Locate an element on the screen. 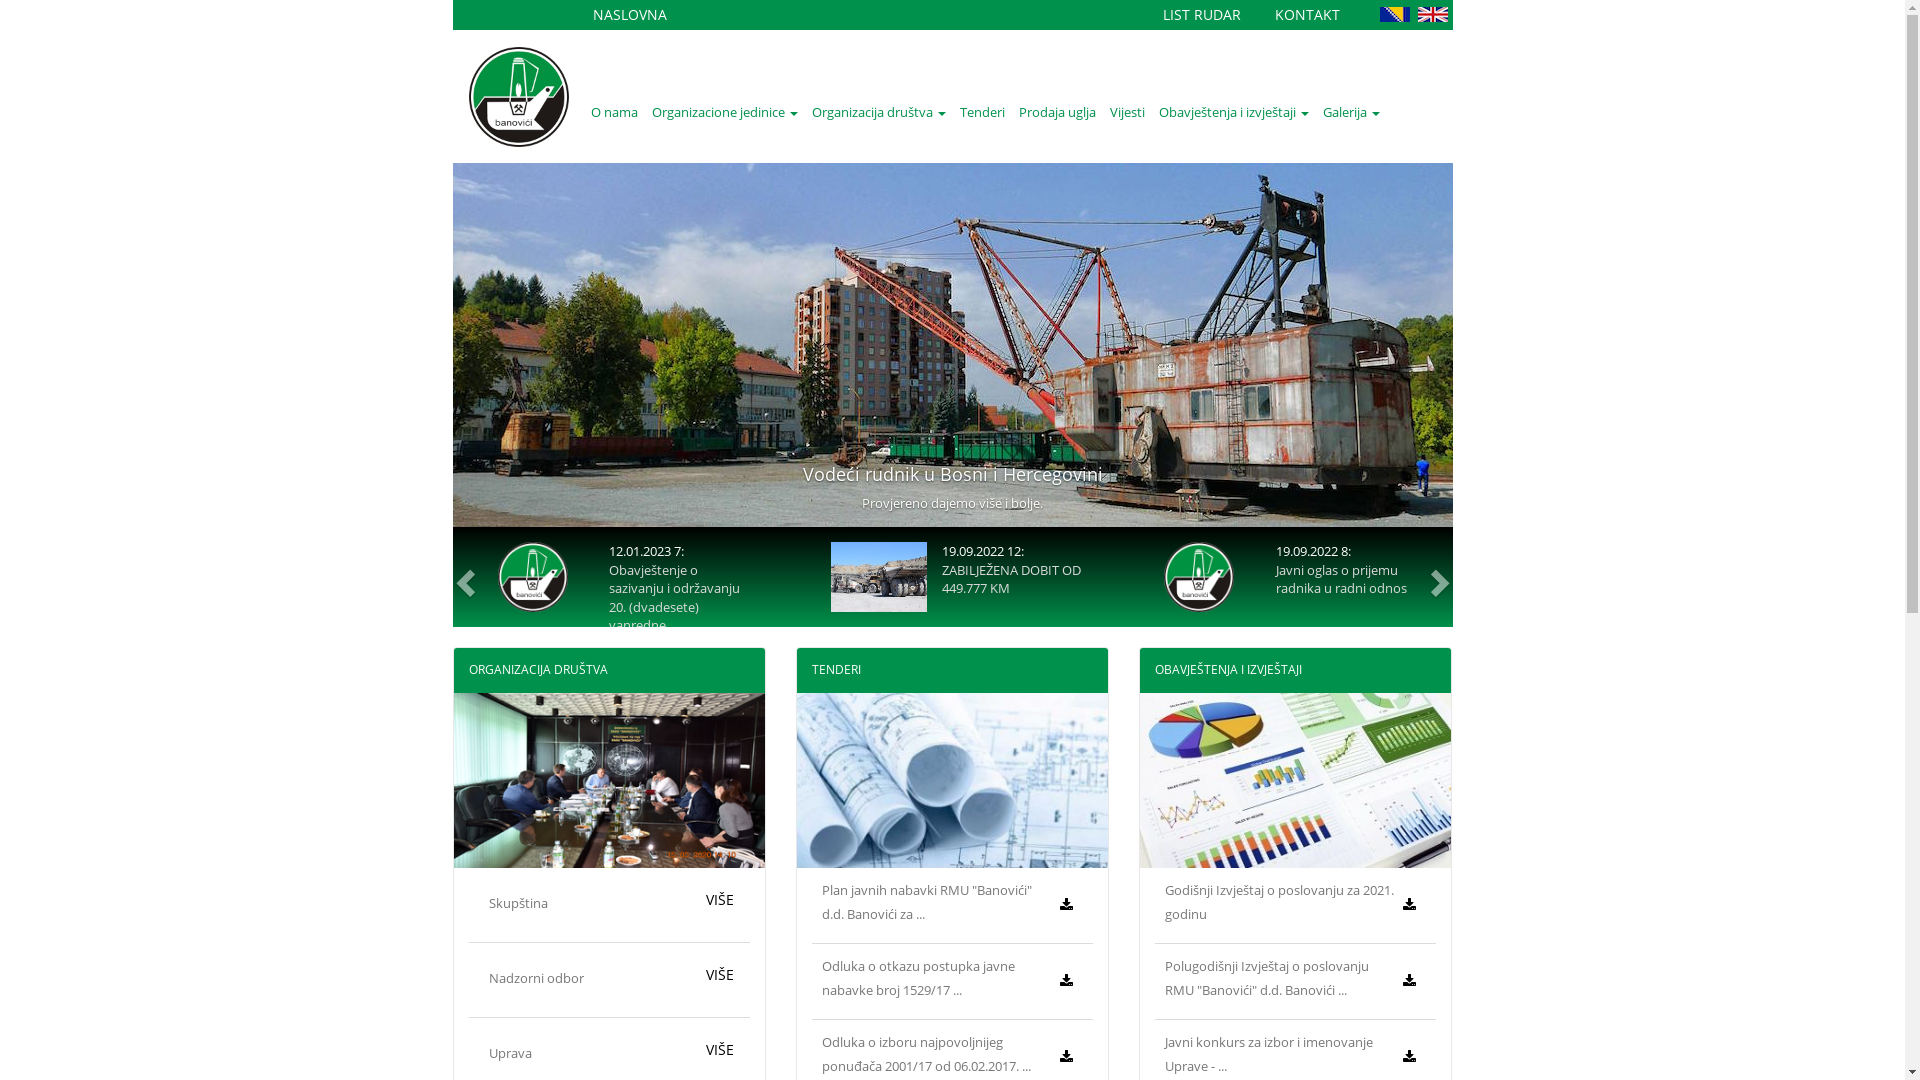 The image size is (1920, 1080). 'Javni konkurs za izbor i imenovanje Uprave - ...' is located at coordinates (1267, 1052).